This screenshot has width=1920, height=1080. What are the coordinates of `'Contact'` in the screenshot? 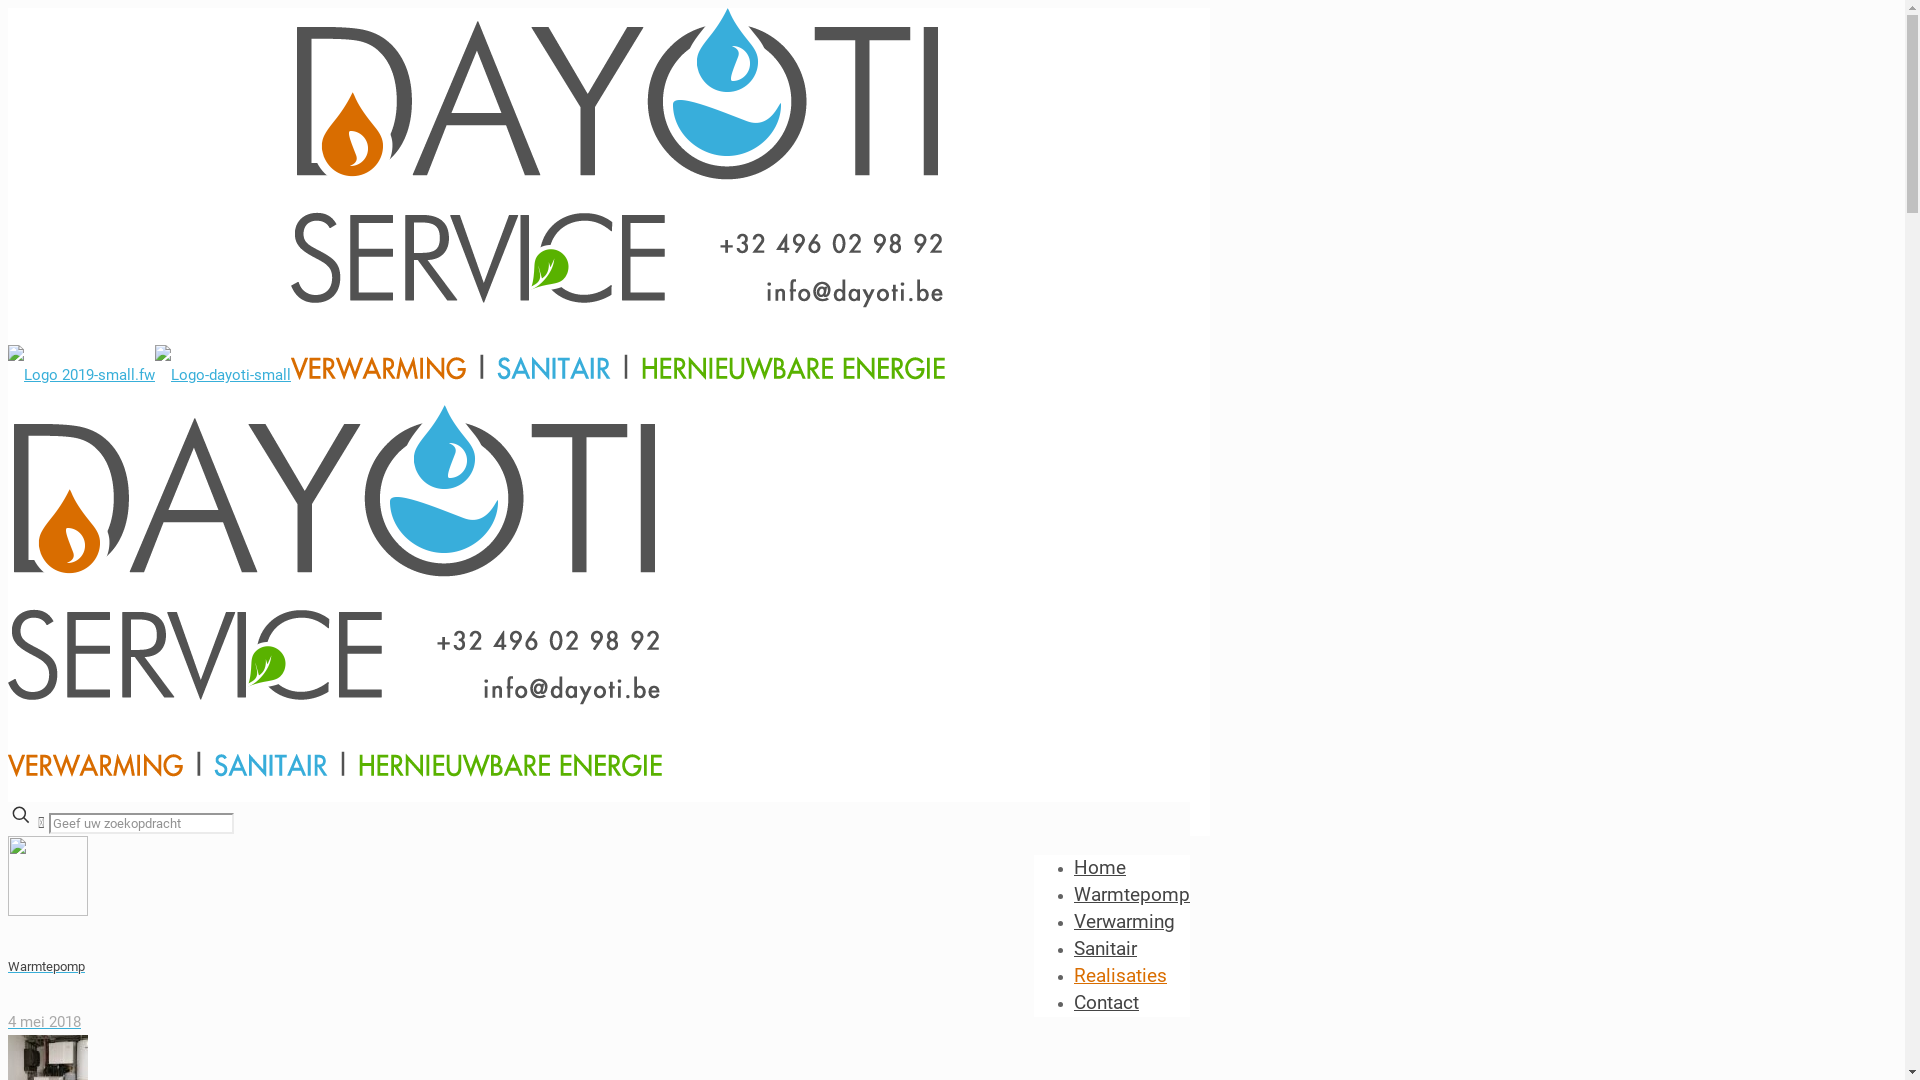 It's located at (1073, 1002).